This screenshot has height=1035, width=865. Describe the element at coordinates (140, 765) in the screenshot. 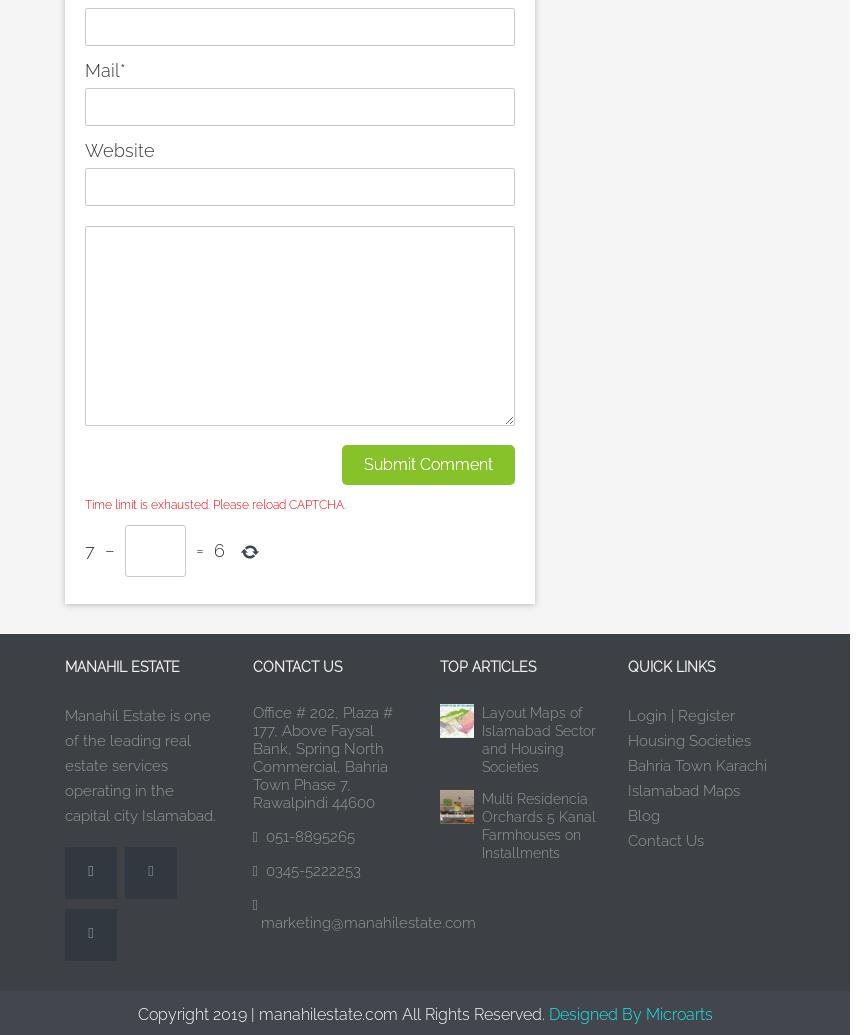

I see `'Manahil Estate is one of the leading real estate services operating in the capital city Islamabad.'` at that location.